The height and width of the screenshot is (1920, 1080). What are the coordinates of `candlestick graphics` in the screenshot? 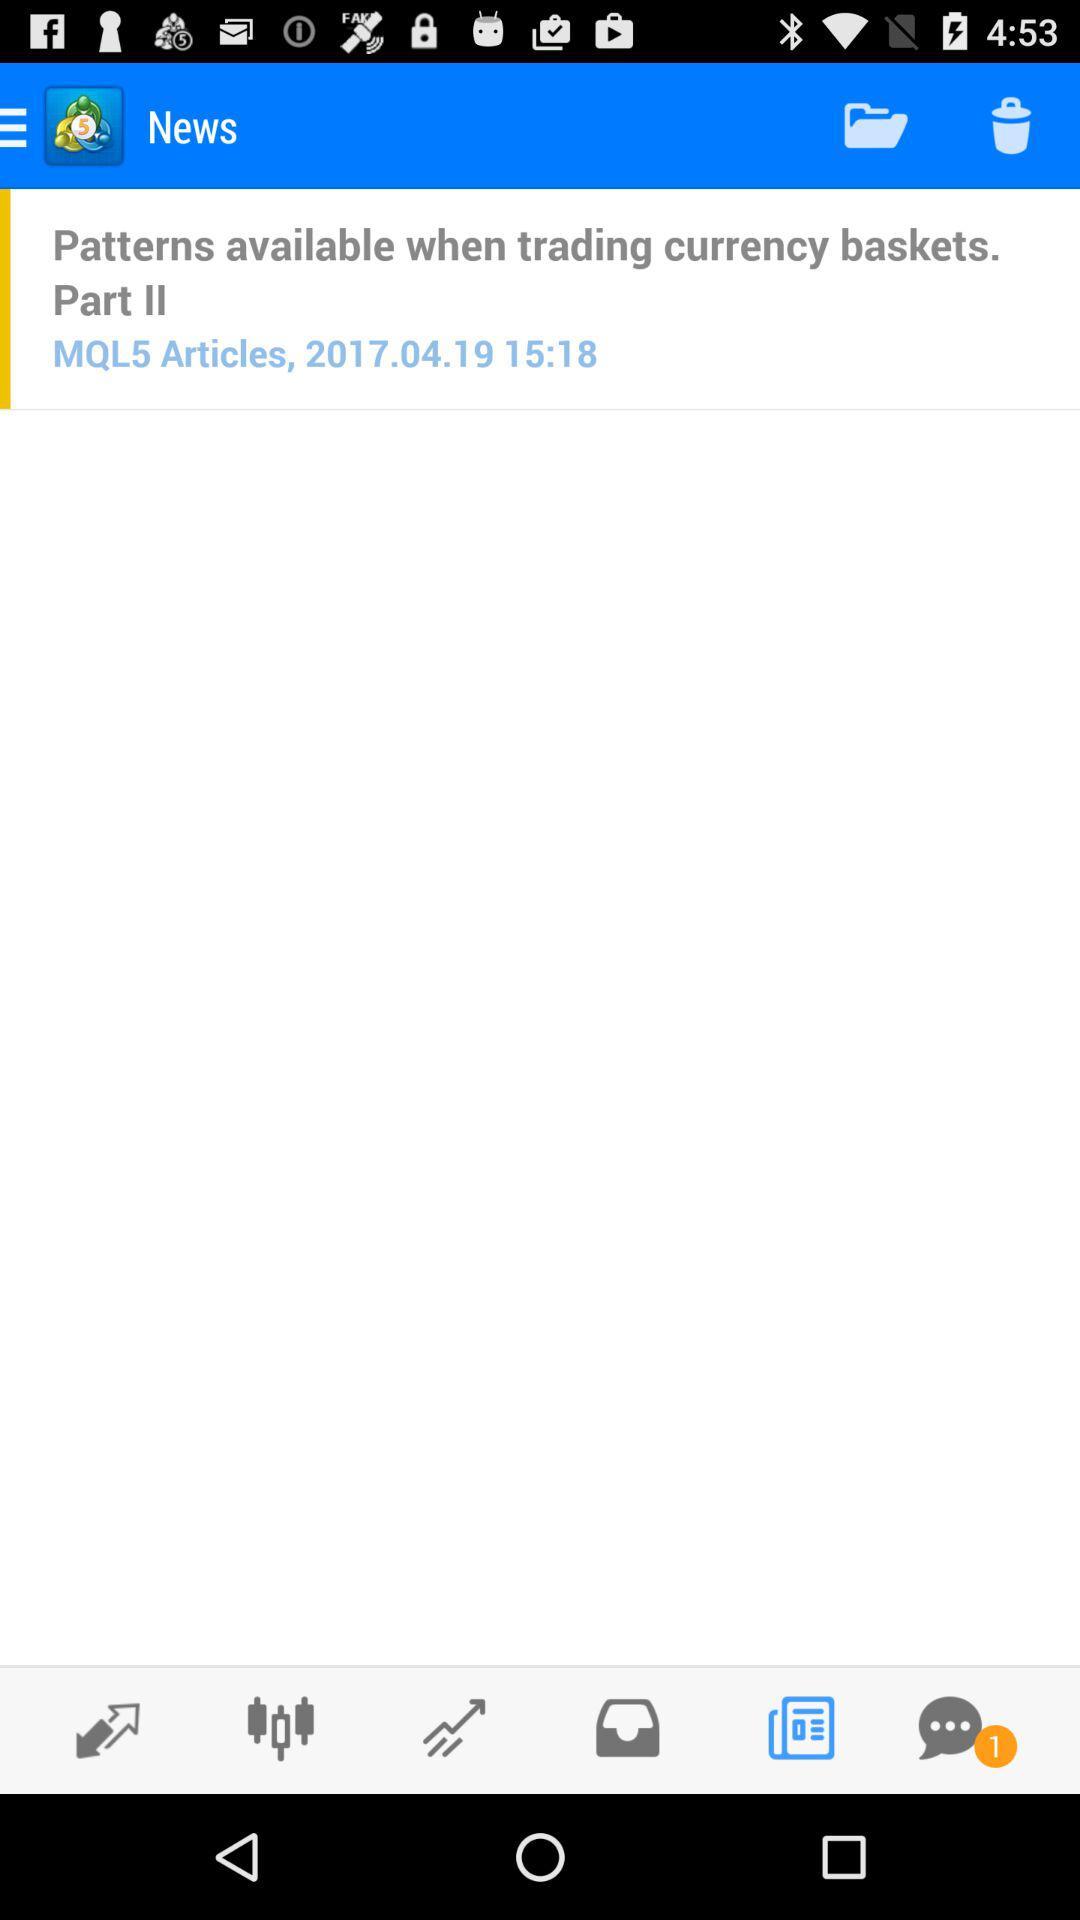 It's located at (280, 1727).